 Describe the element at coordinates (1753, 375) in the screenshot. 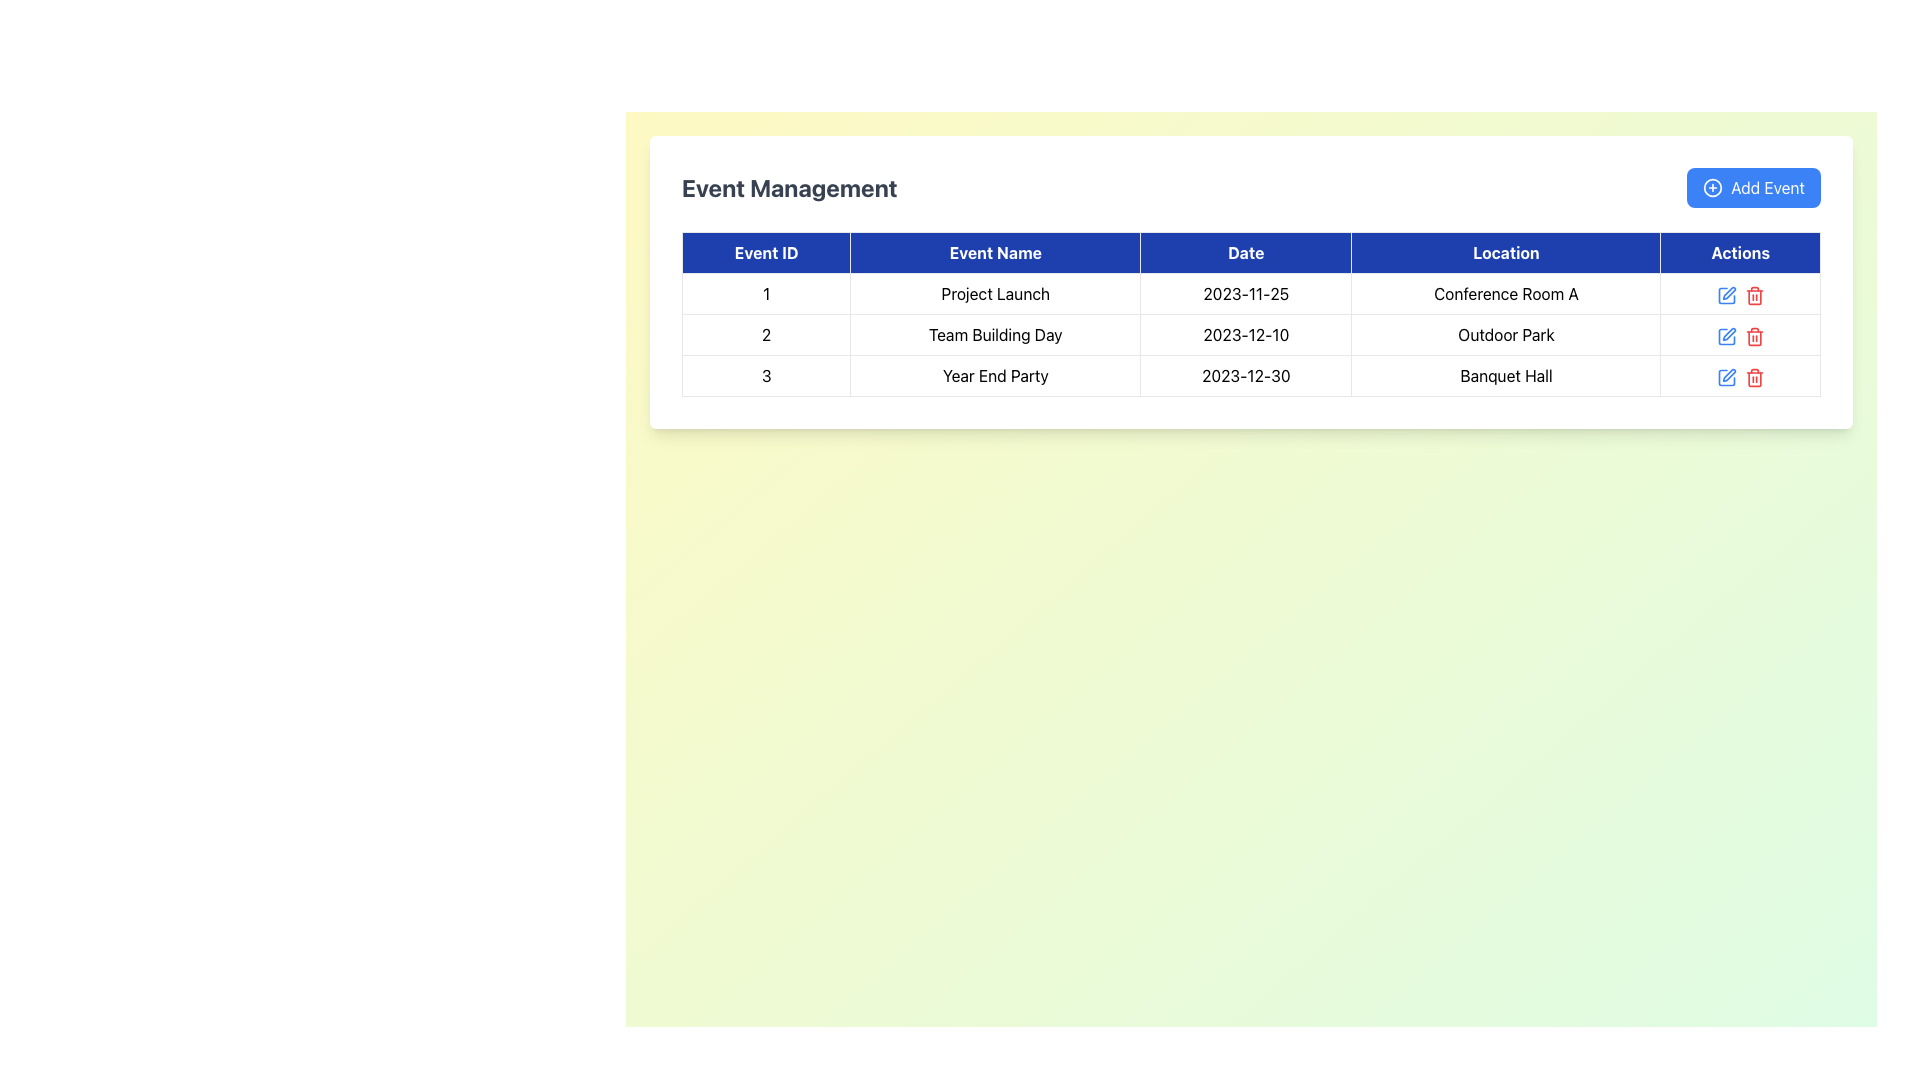

I see `the red trash can icon in the 'Actions' column of the last row under 'Event Management'` at that location.